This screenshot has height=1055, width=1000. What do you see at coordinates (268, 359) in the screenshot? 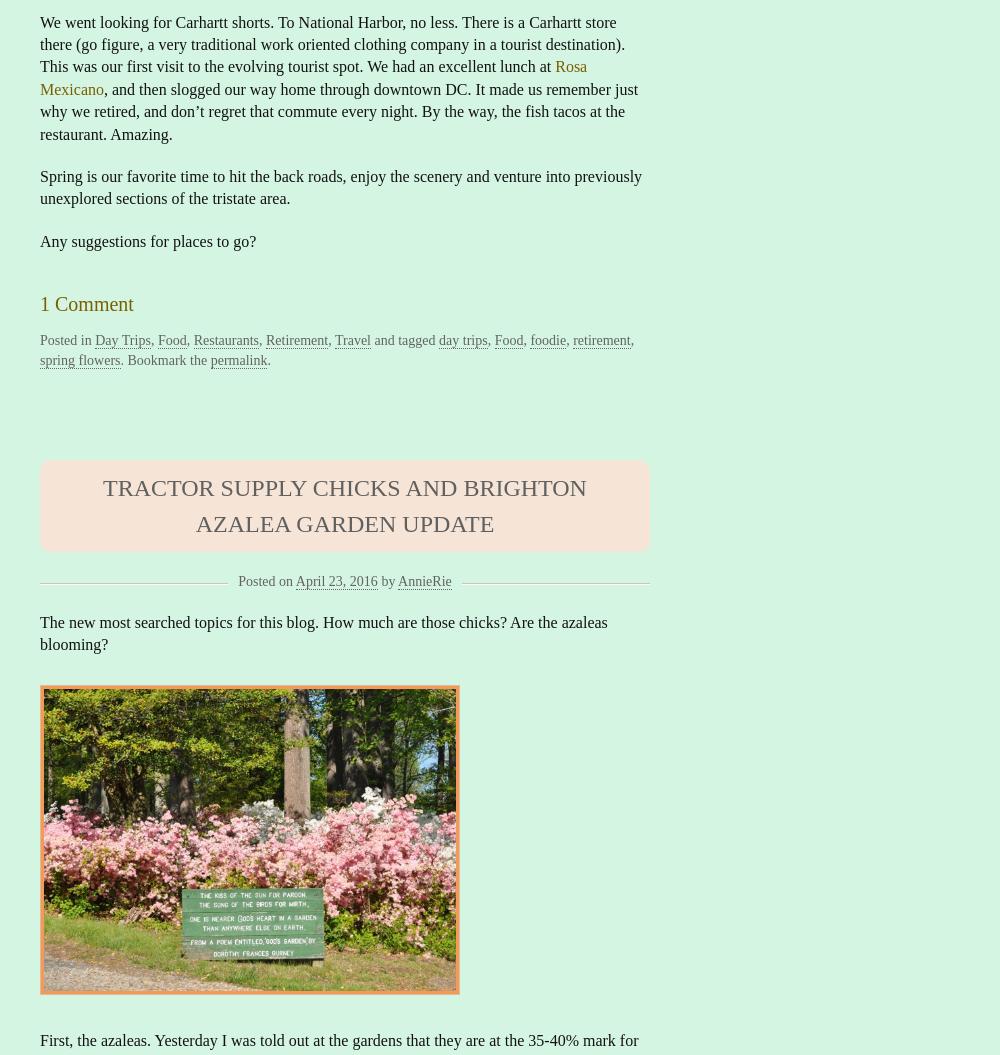
I see `'.'` at bounding box center [268, 359].